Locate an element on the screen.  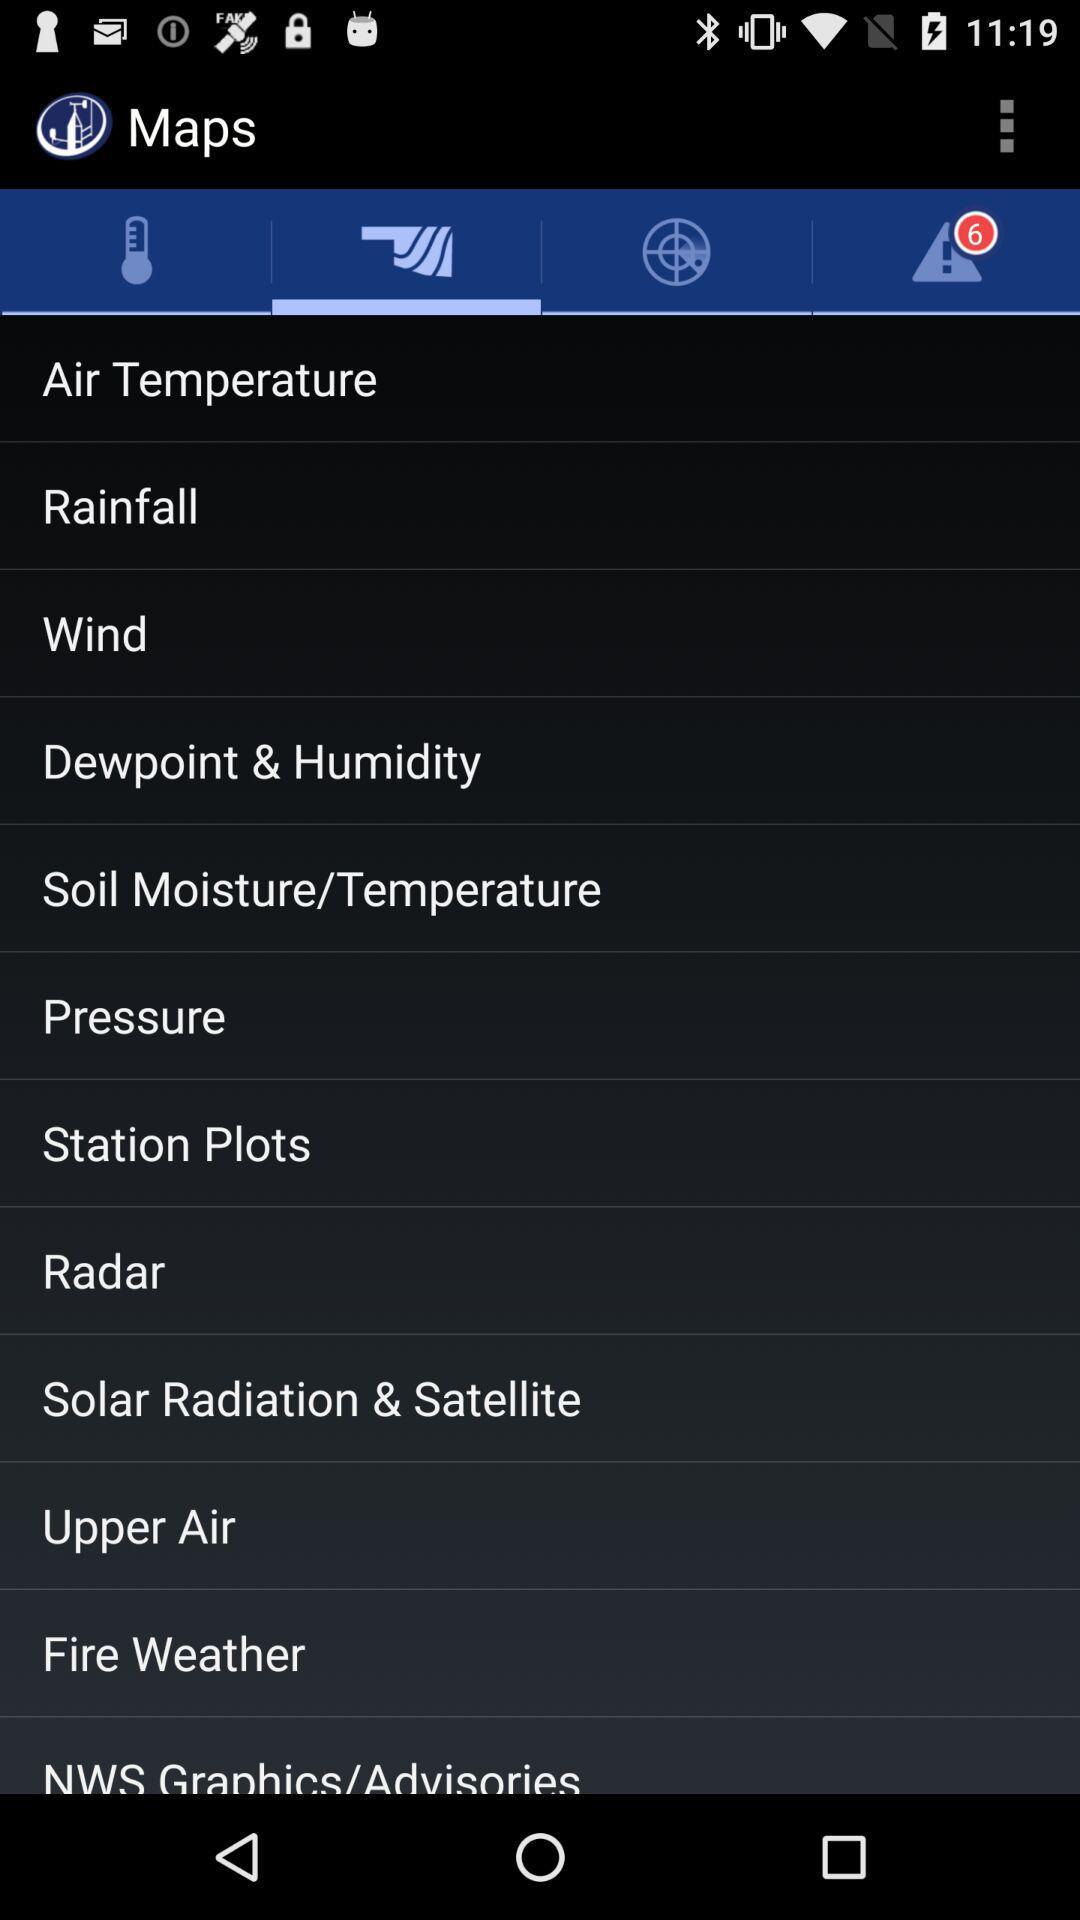
the wind is located at coordinates (540, 632).